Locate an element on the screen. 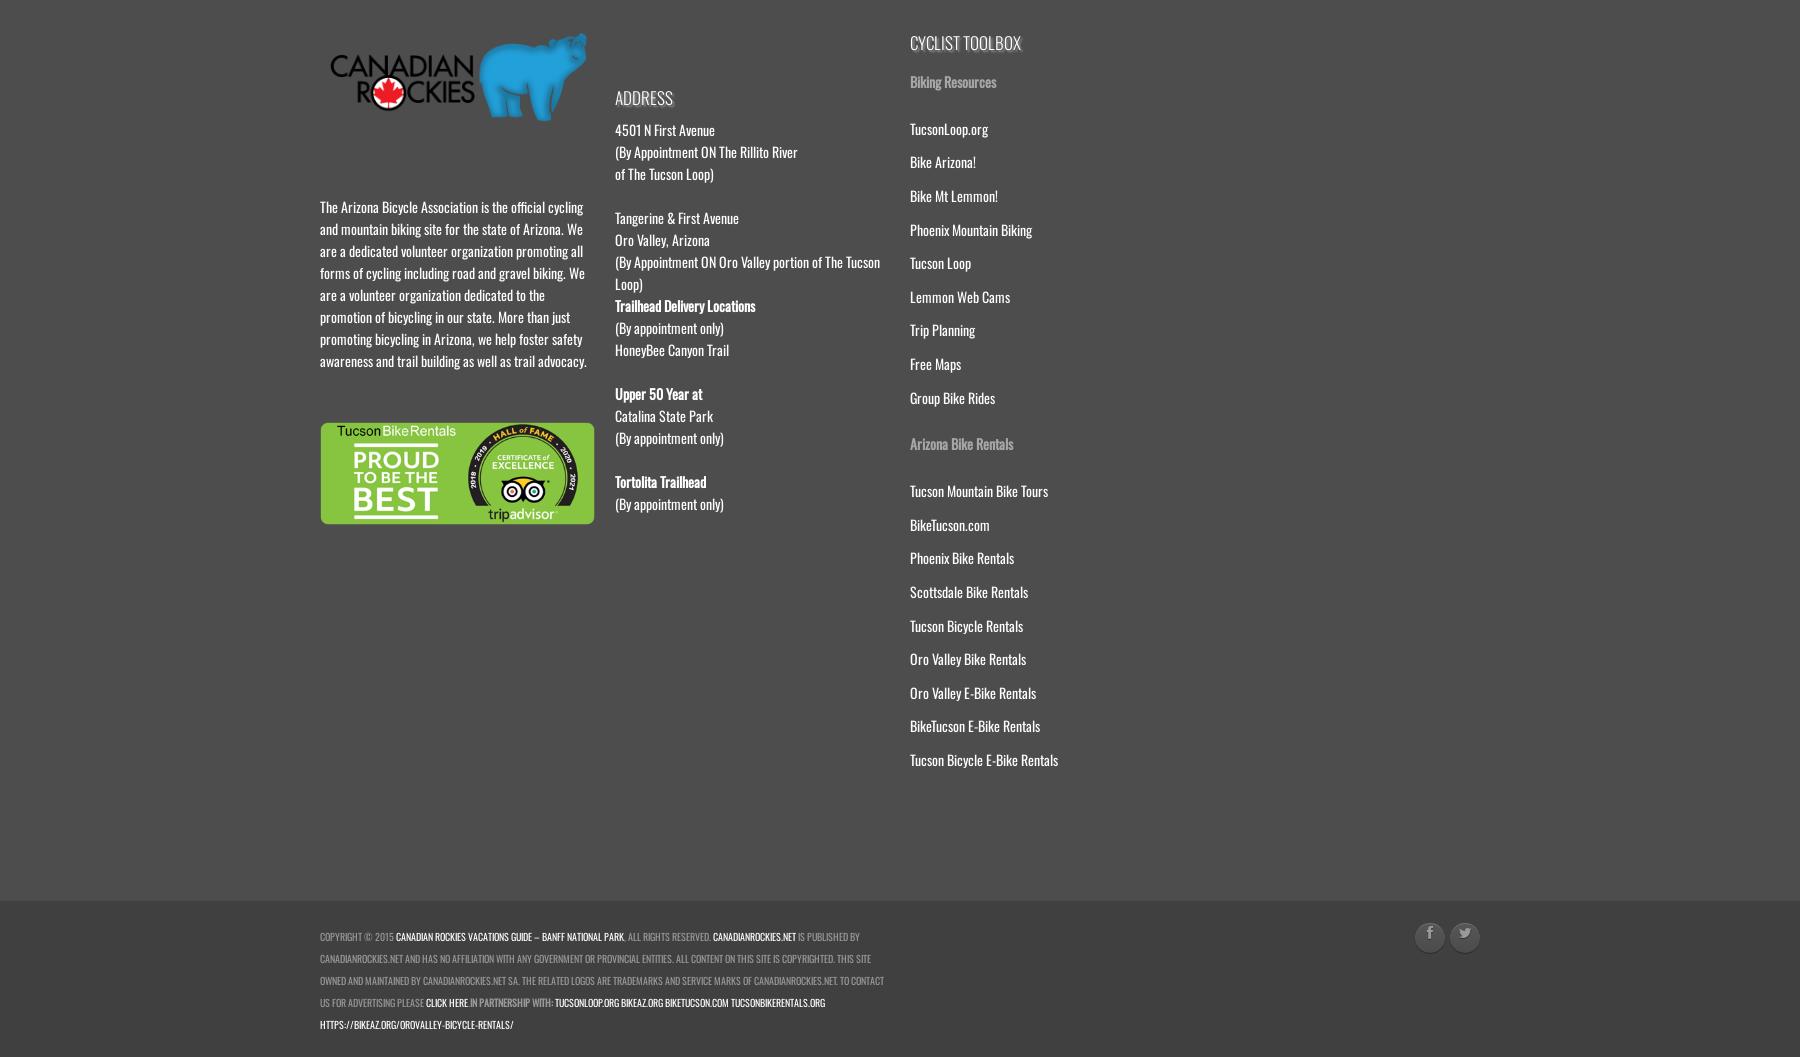 Image resolution: width=1800 pixels, height=1057 pixels. 'is published by CanadianRockies.net and has no affiliation with any government or provincial entities. All content on this site is copyrighted. This site owned and maintained by CanadianRockies.net SA. The related logos are trademarks and service marks of CanadianRockies.net. To contact us for advertising please' is located at coordinates (601, 968).